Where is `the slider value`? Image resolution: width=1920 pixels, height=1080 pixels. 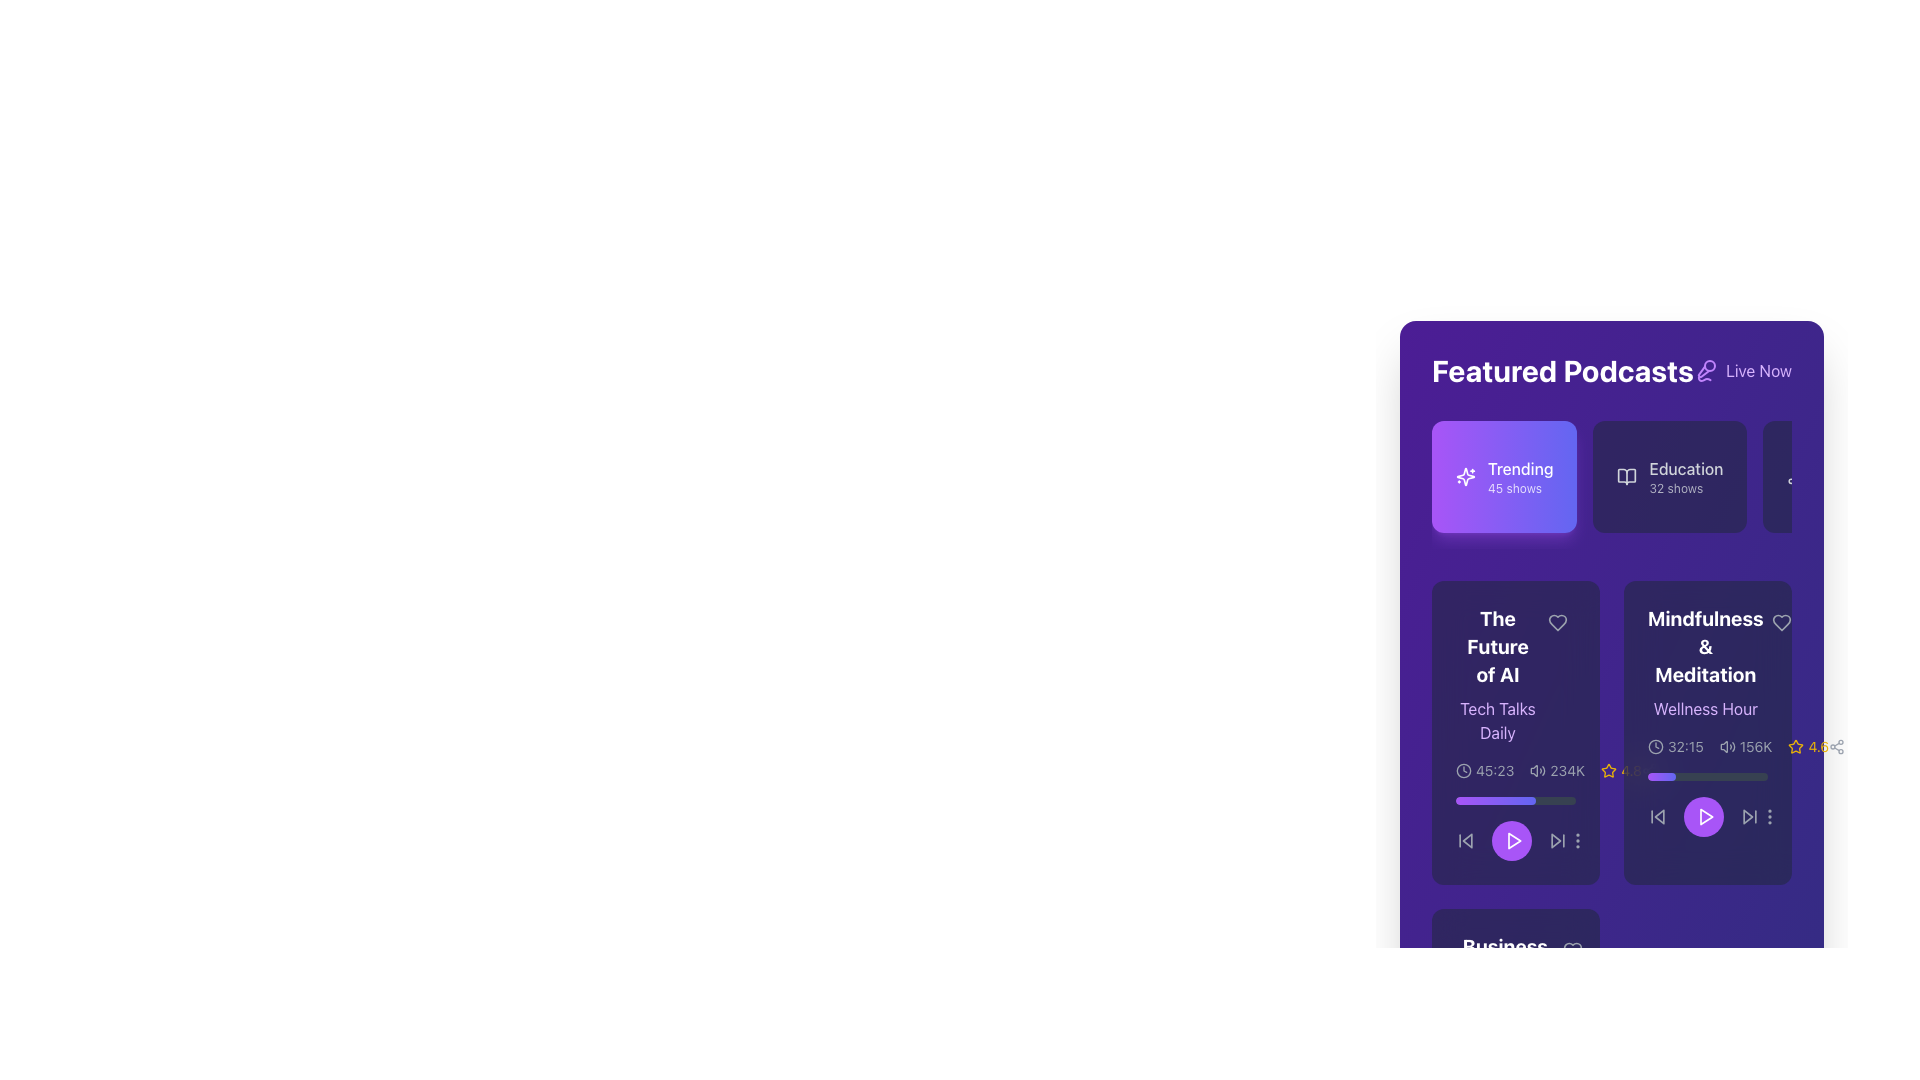
the slider value is located at coordinates (1529, 800).